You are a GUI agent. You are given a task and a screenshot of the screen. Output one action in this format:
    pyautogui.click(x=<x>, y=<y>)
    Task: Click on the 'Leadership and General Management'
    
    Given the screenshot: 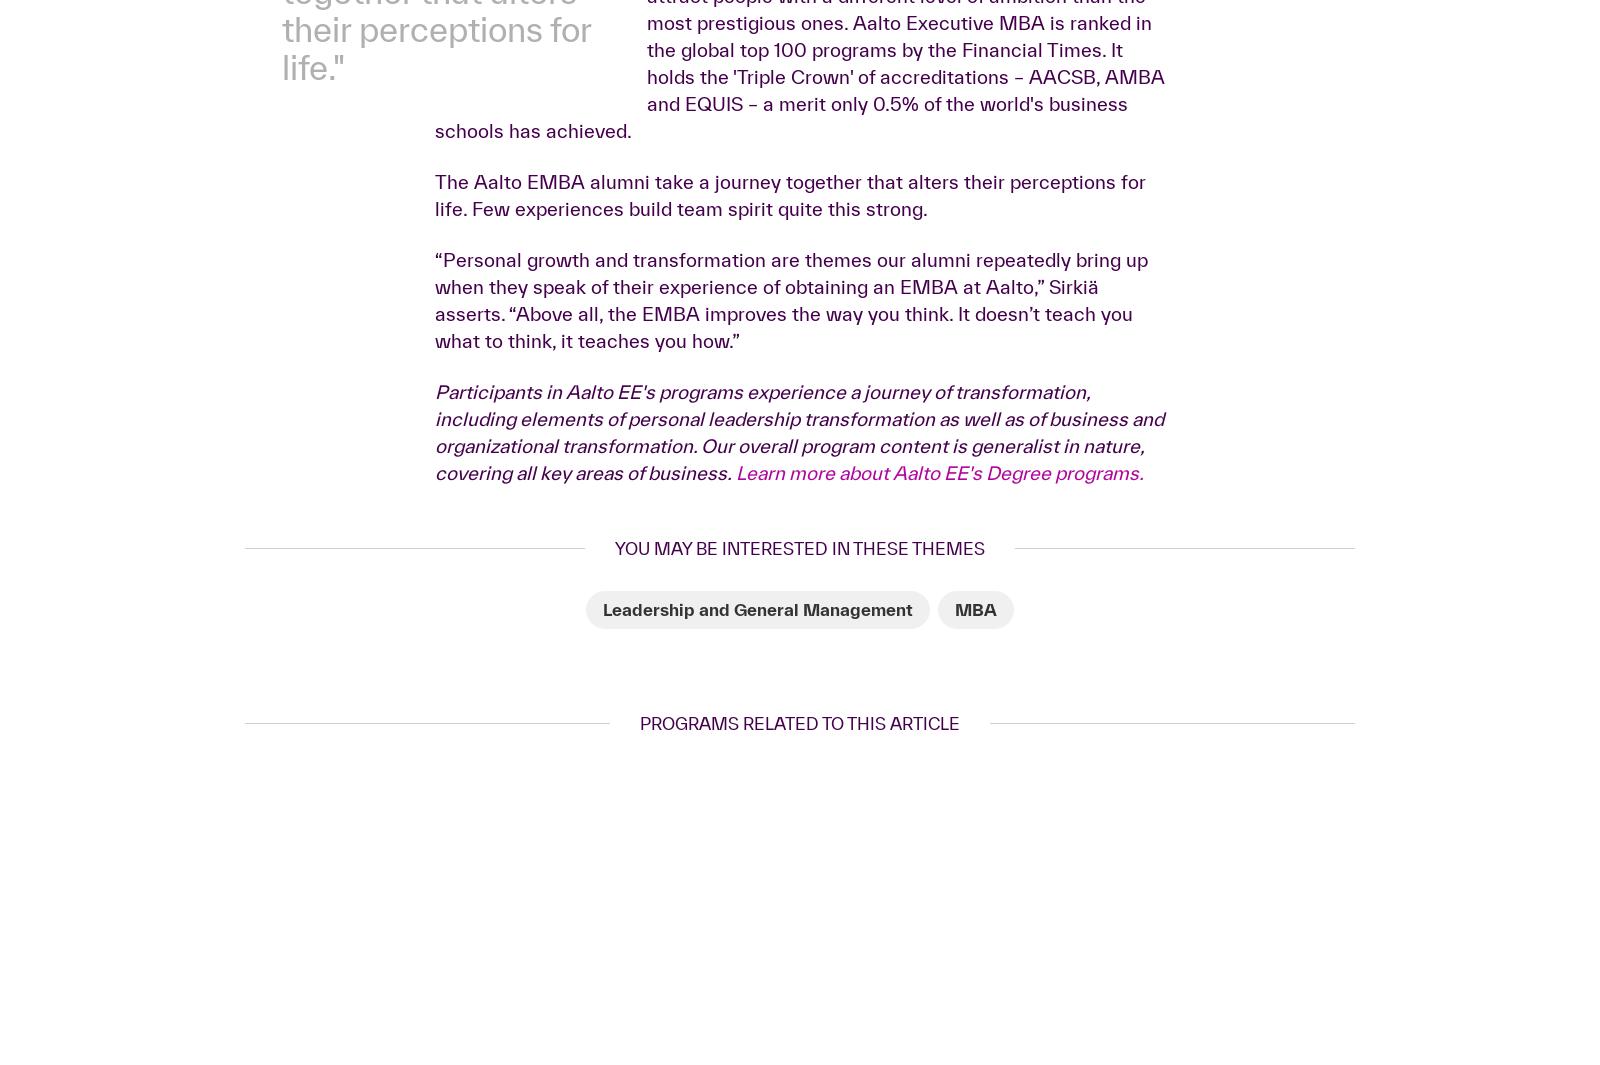 What is the action you would take?
    pyautogui.click(x=758, y=924)
    